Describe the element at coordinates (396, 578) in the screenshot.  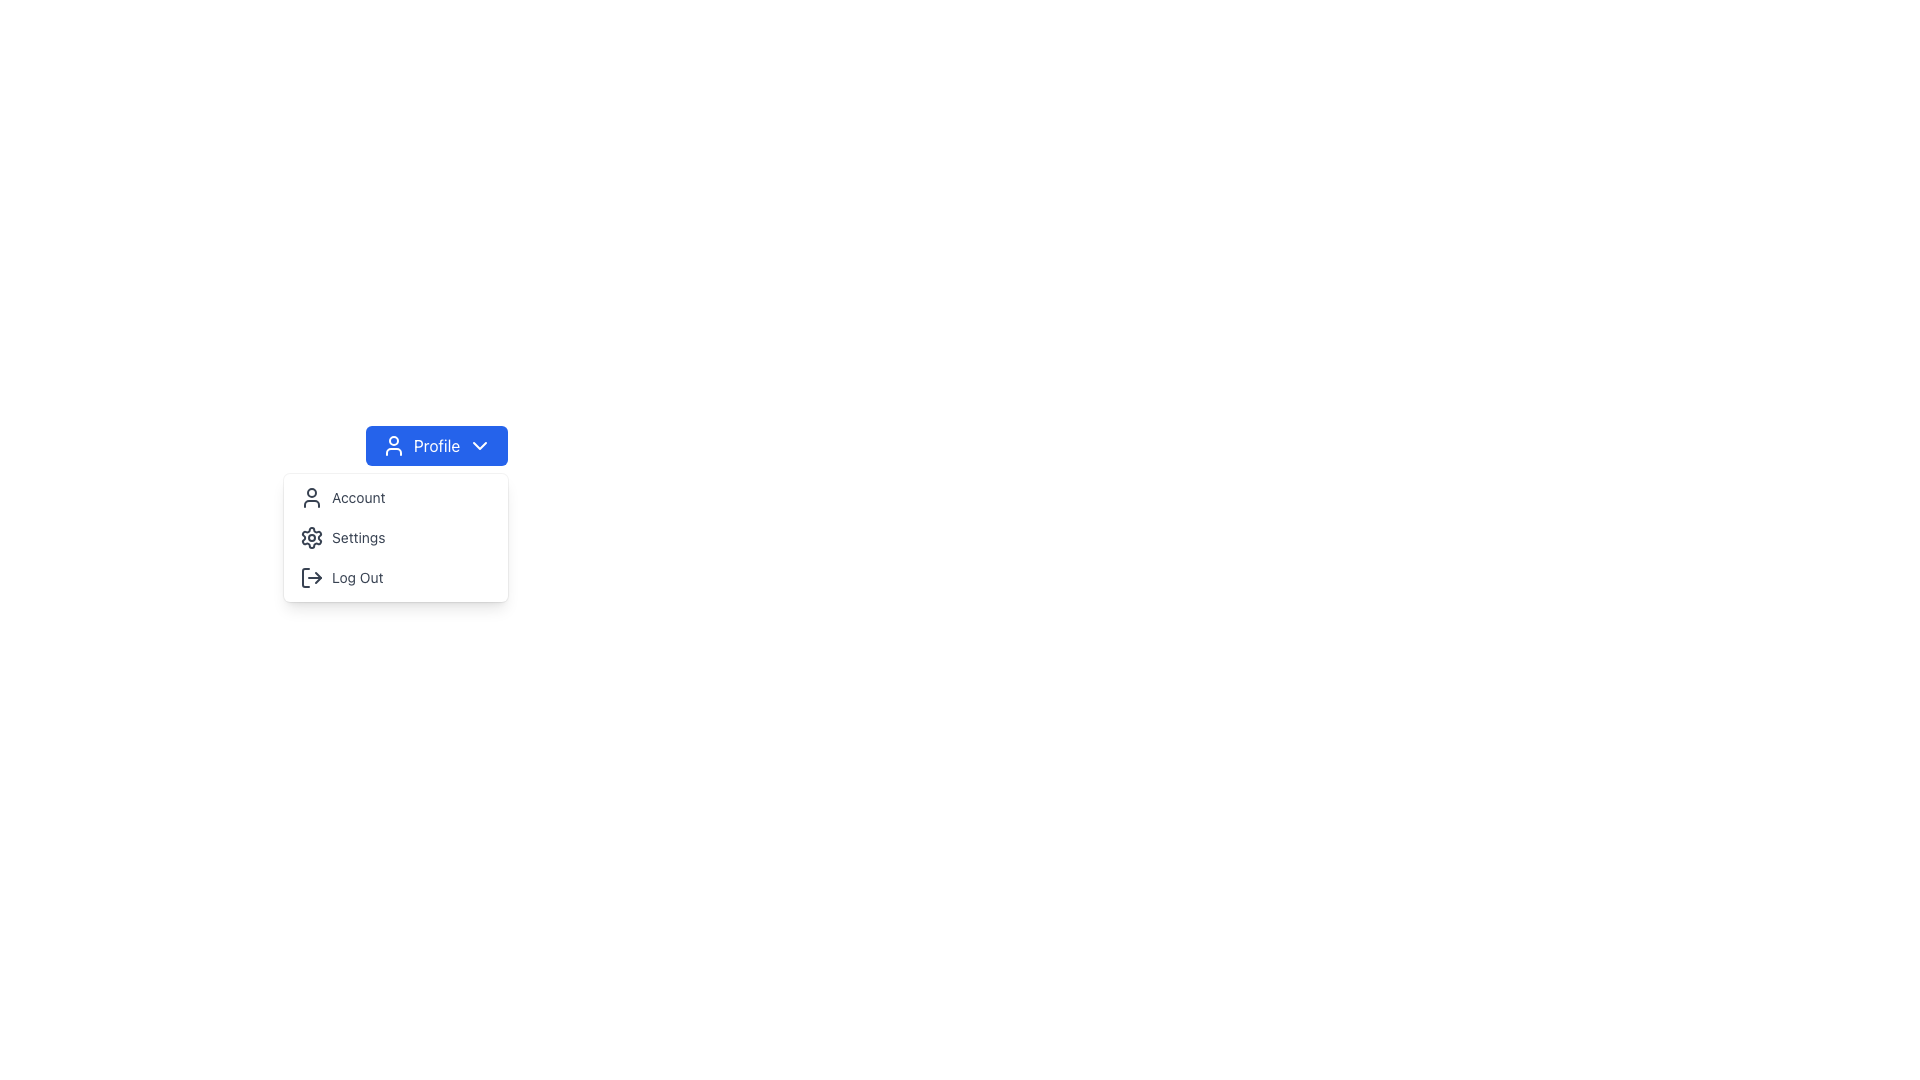
I see `the 'Log Out' menu item, which is the third item in the dropdown menu under the 'Profile' button, to log out` at that location.